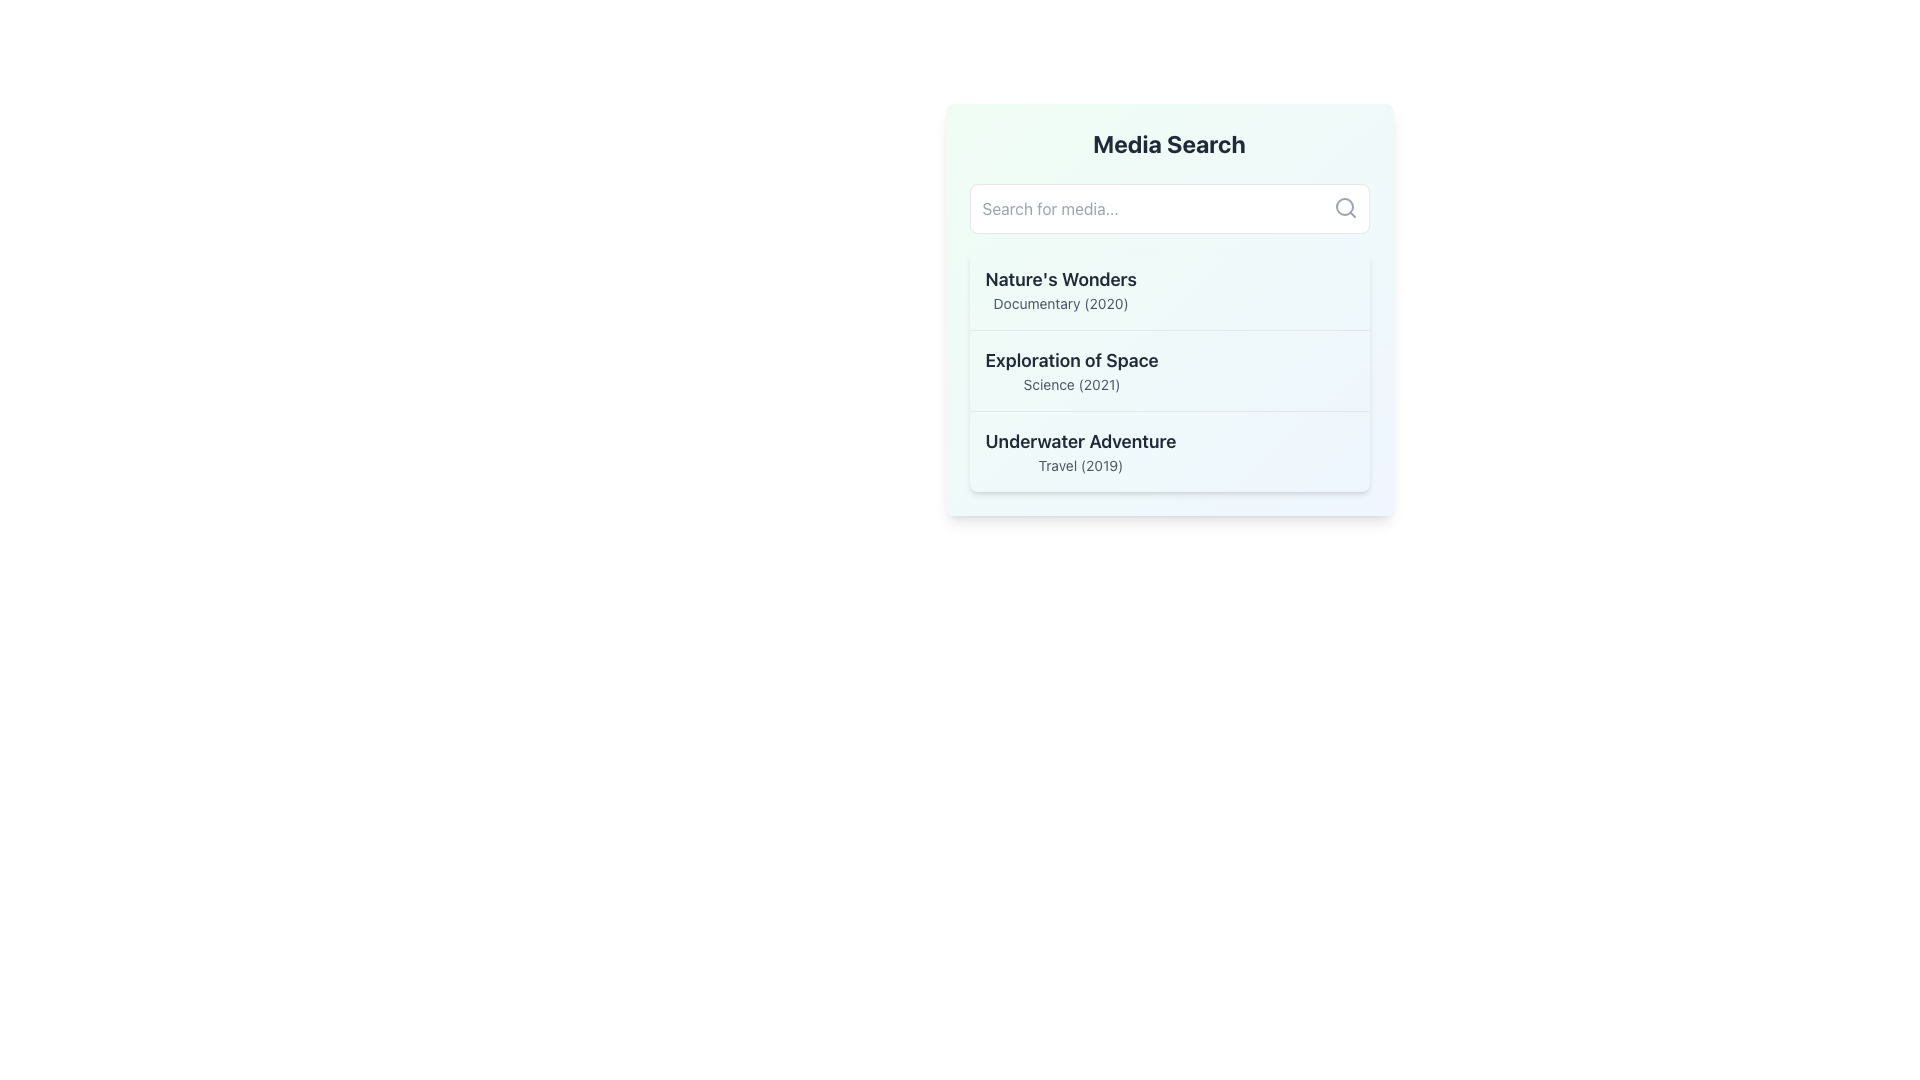 The image size is (1920, 1080). I want to click on the Text block displaying the title 'Nature's Wonders' and subtitle 'Documentary (2020)', so click(1060, 289).